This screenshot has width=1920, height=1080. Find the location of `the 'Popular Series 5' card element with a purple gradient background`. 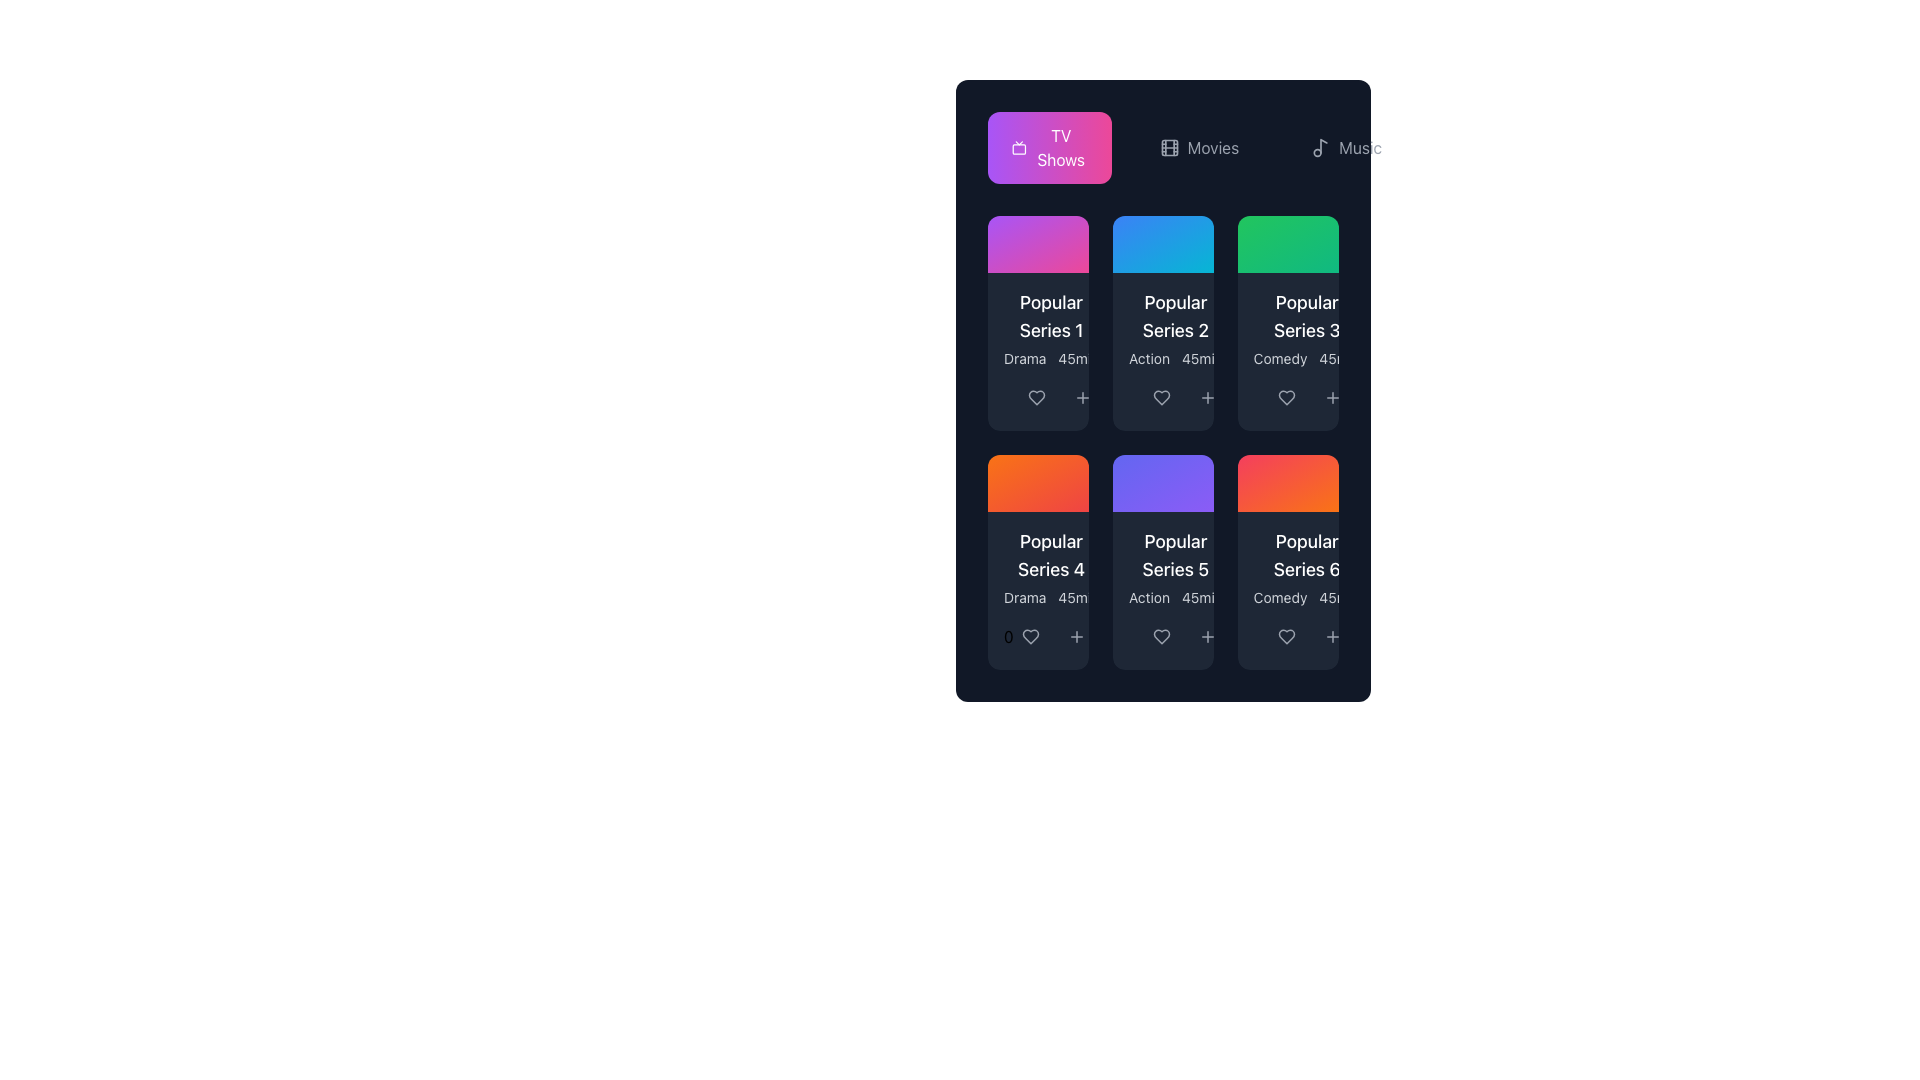

the 'Popular Series 5' card element with a purple gradient background is located at coordinates (1163, 441).